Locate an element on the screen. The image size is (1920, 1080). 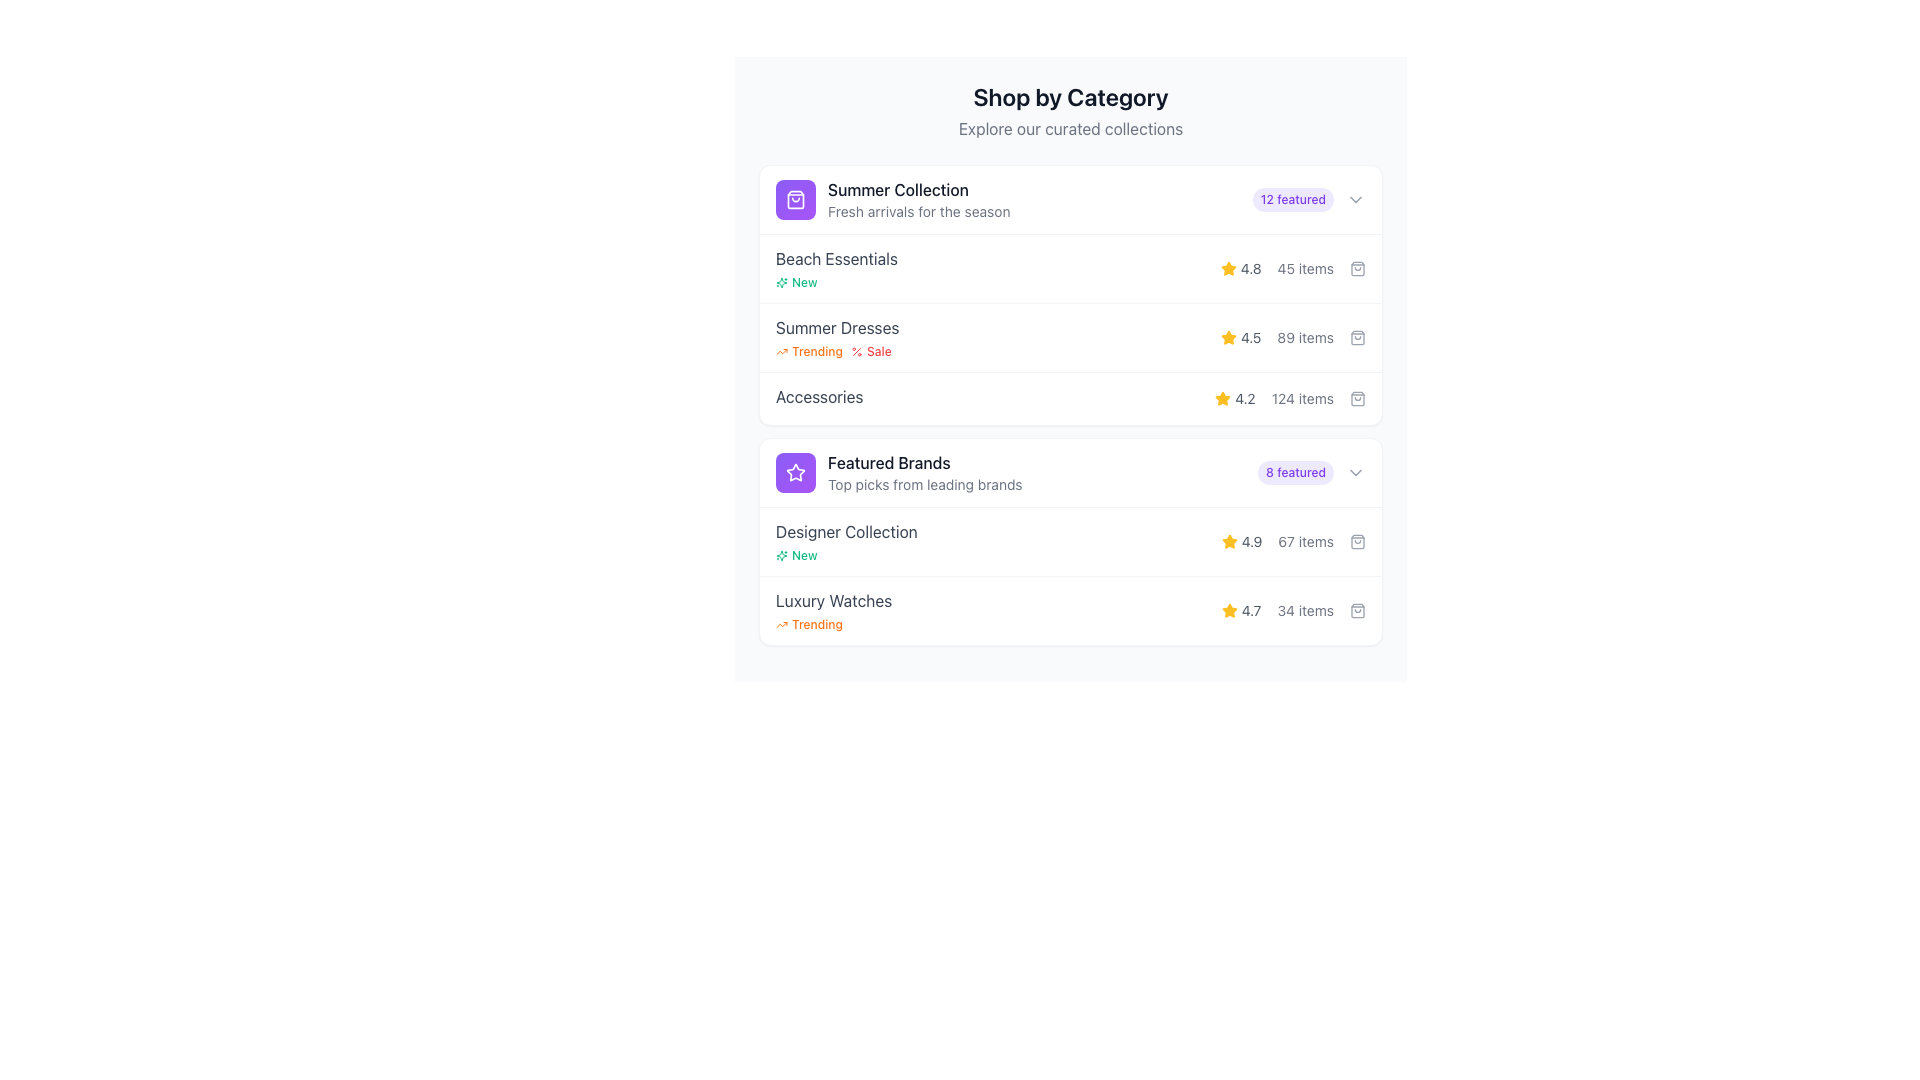
the shopping bag icon in the 'Featured Brands' section, located near the 'Designer Collection' entry, which is a non-interactive SVG graphic outlined in grey tones with hover-state transitions to violet is located at coordinates (1358, 542).